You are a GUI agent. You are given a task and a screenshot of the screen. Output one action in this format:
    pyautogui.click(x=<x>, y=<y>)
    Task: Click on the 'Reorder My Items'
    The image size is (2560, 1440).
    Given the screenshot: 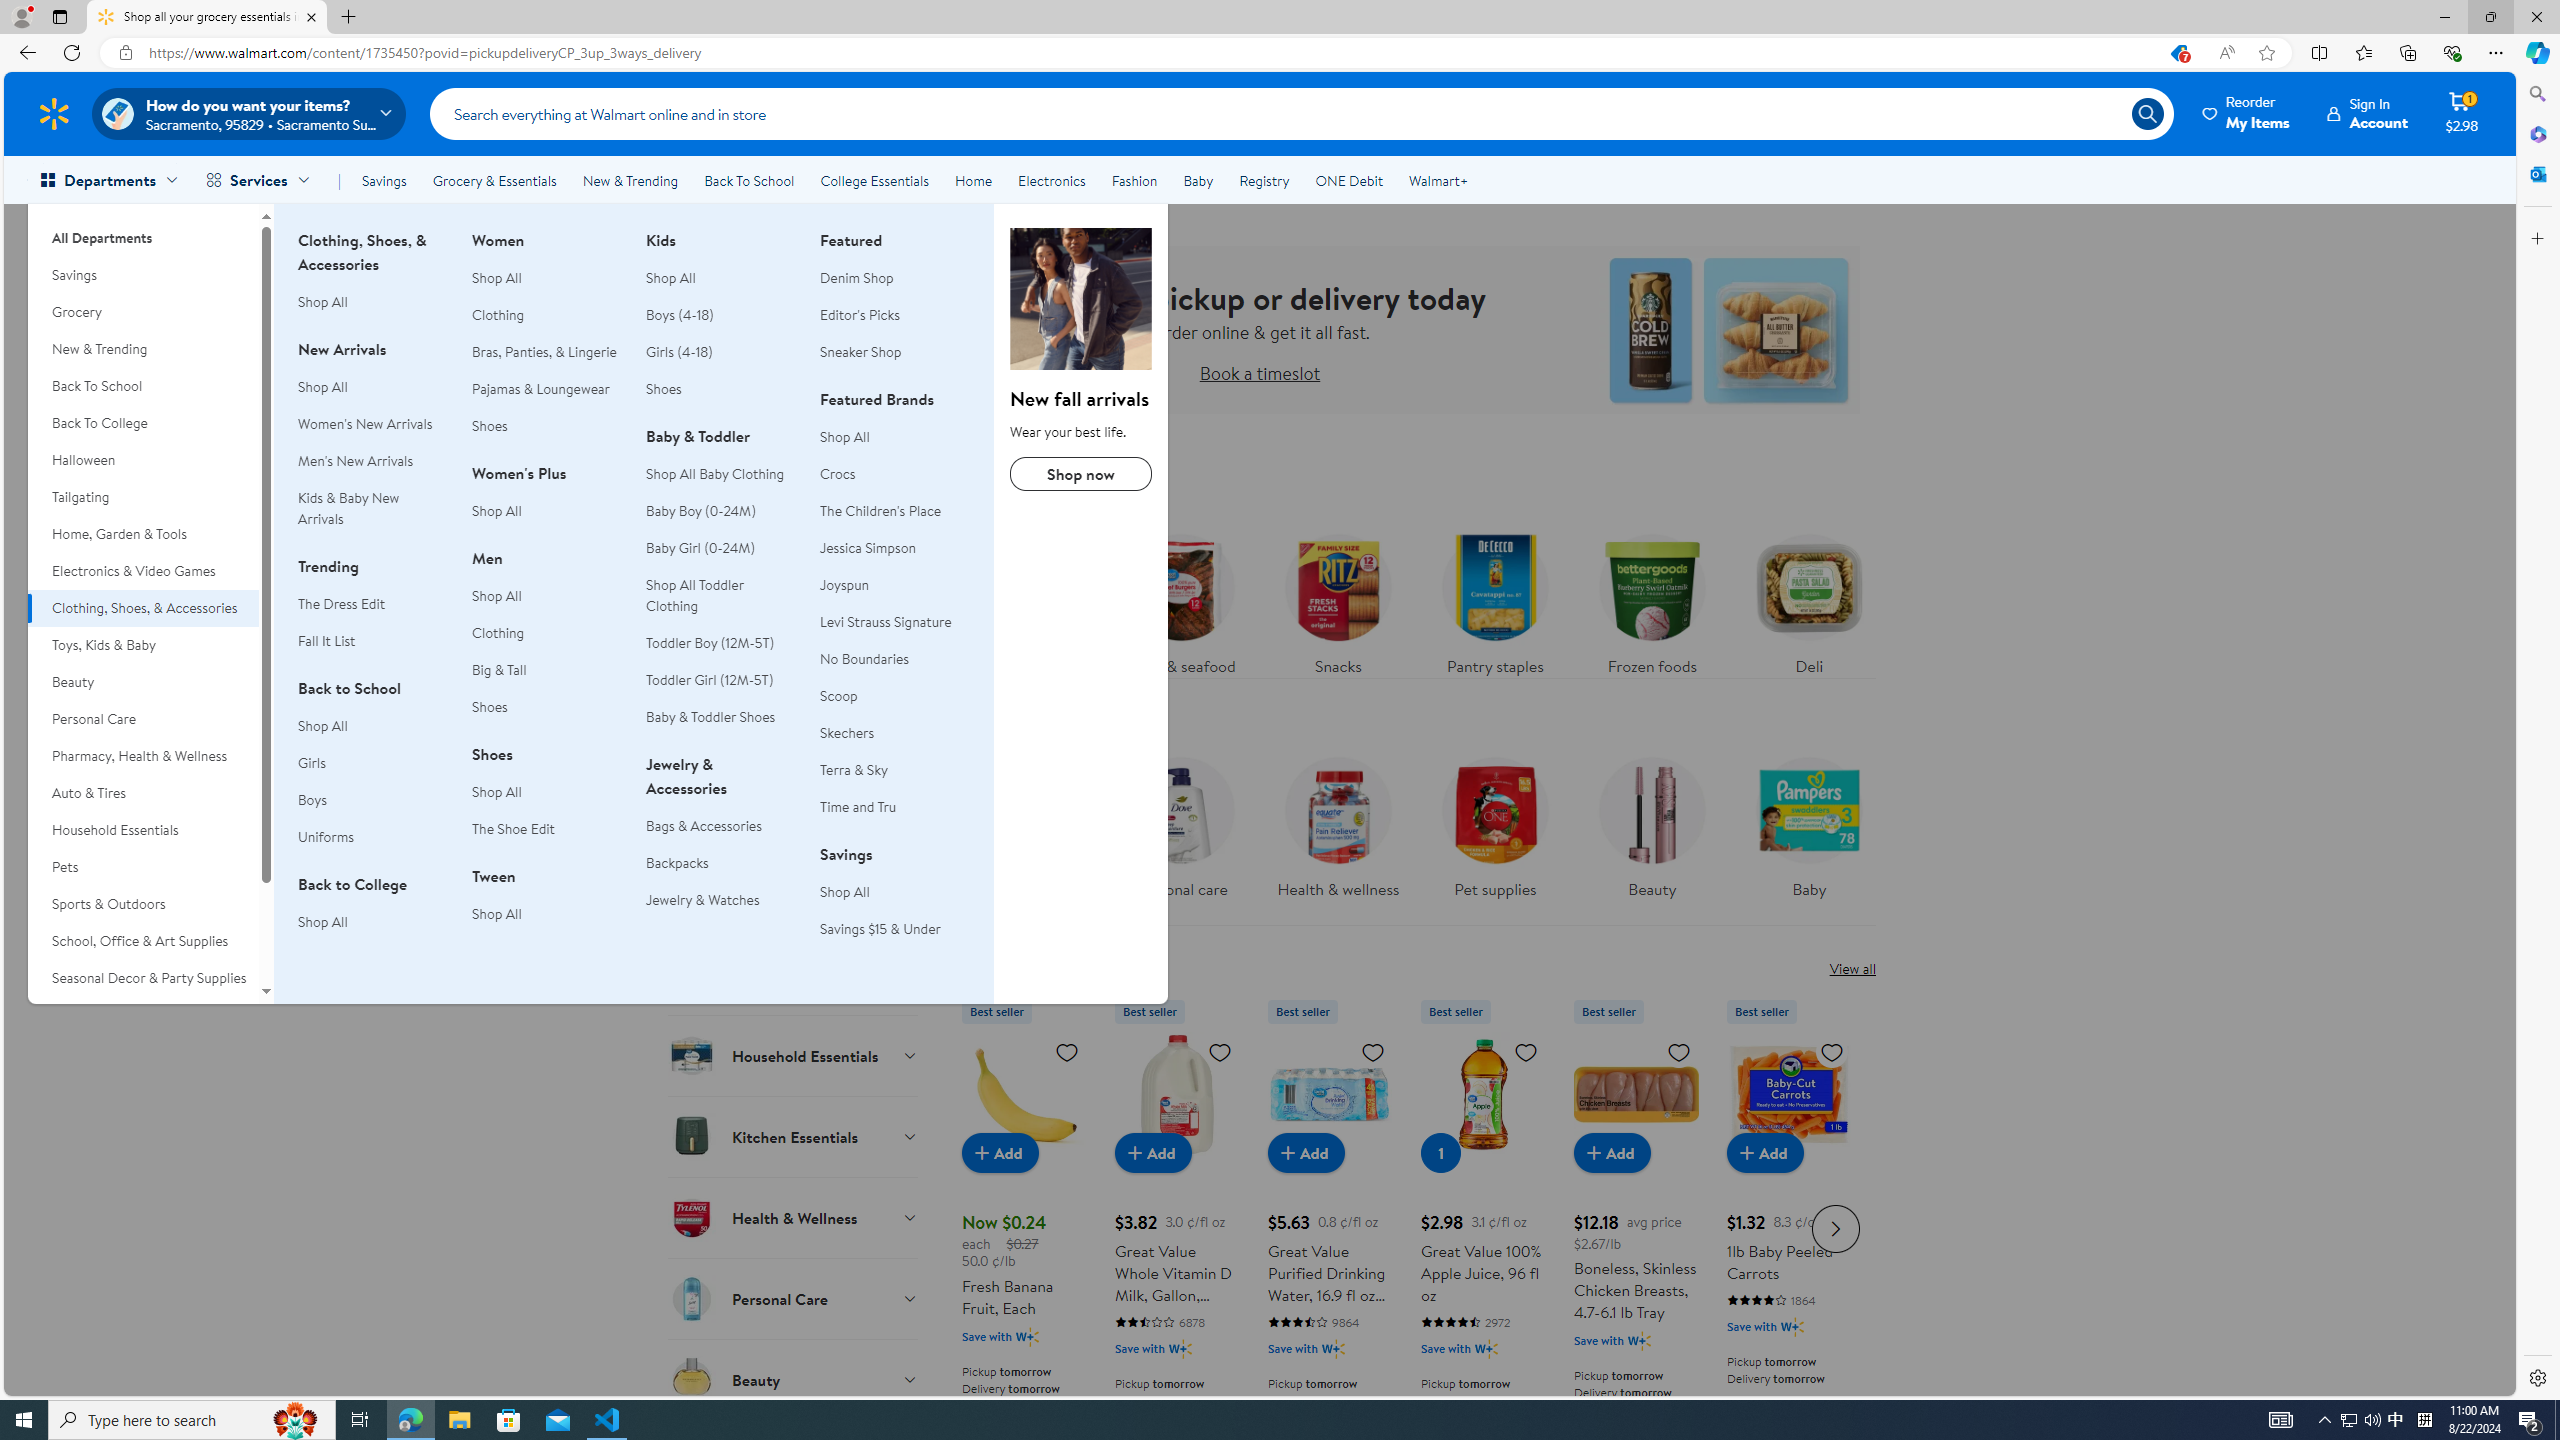 What is the action you would take?
    pyautogui.click(x=2246, y=112)
    